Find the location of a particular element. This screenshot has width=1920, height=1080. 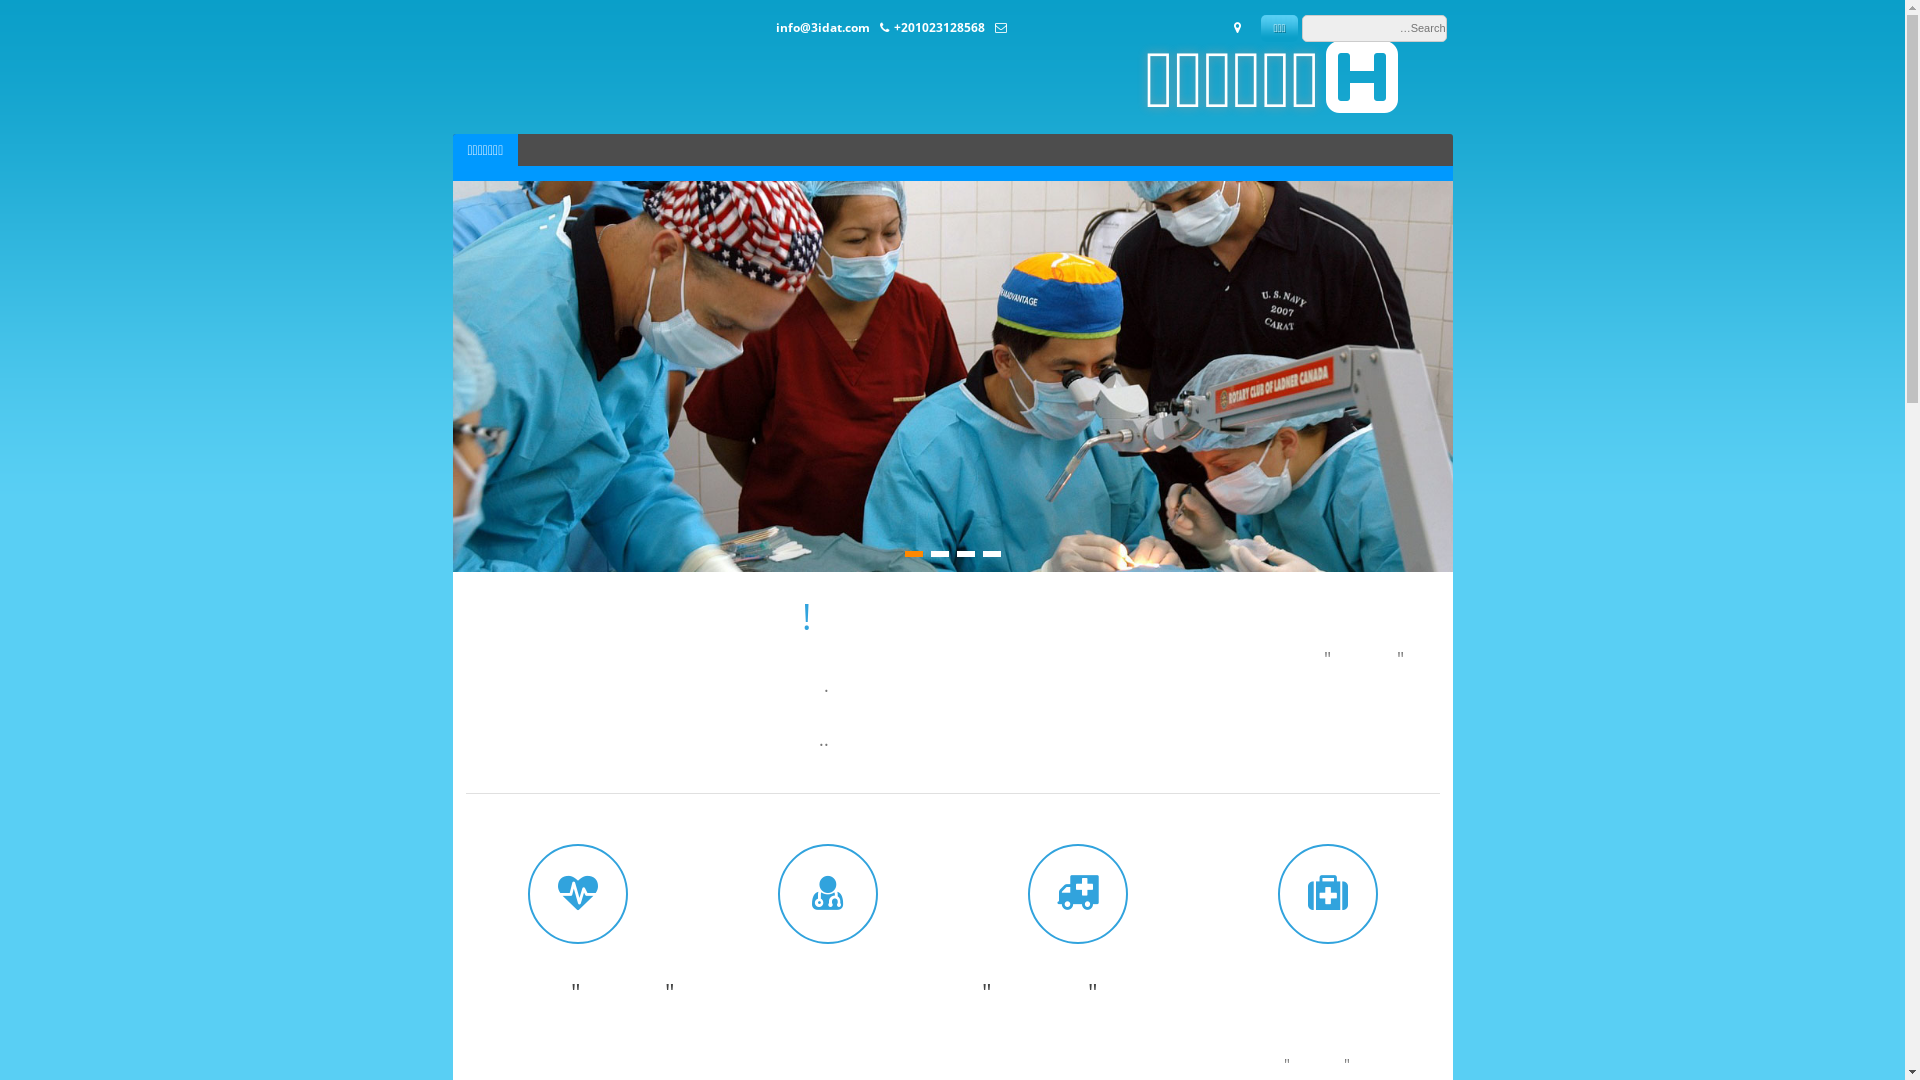

'3' is located at coordinates (938, 554).